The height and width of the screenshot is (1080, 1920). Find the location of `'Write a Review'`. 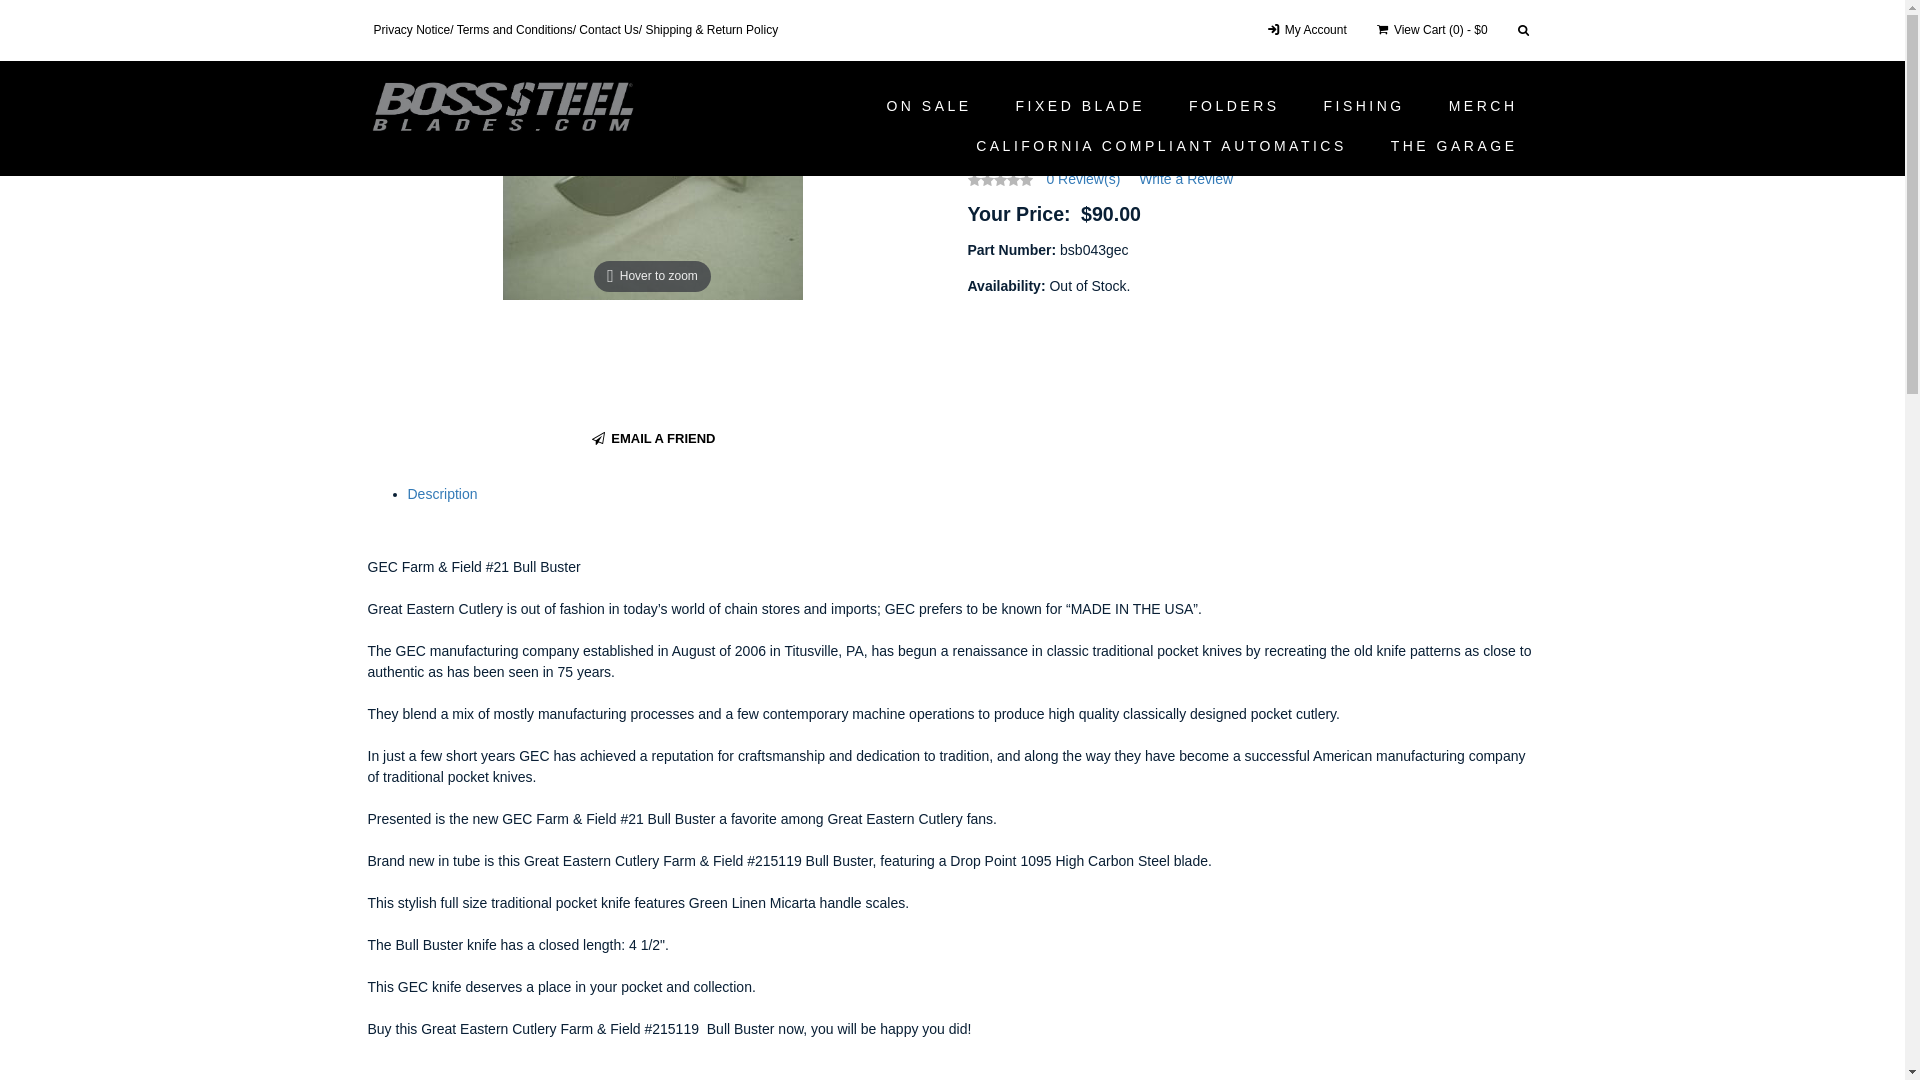

'Write a Review' is located at coordinates (1185, 177).